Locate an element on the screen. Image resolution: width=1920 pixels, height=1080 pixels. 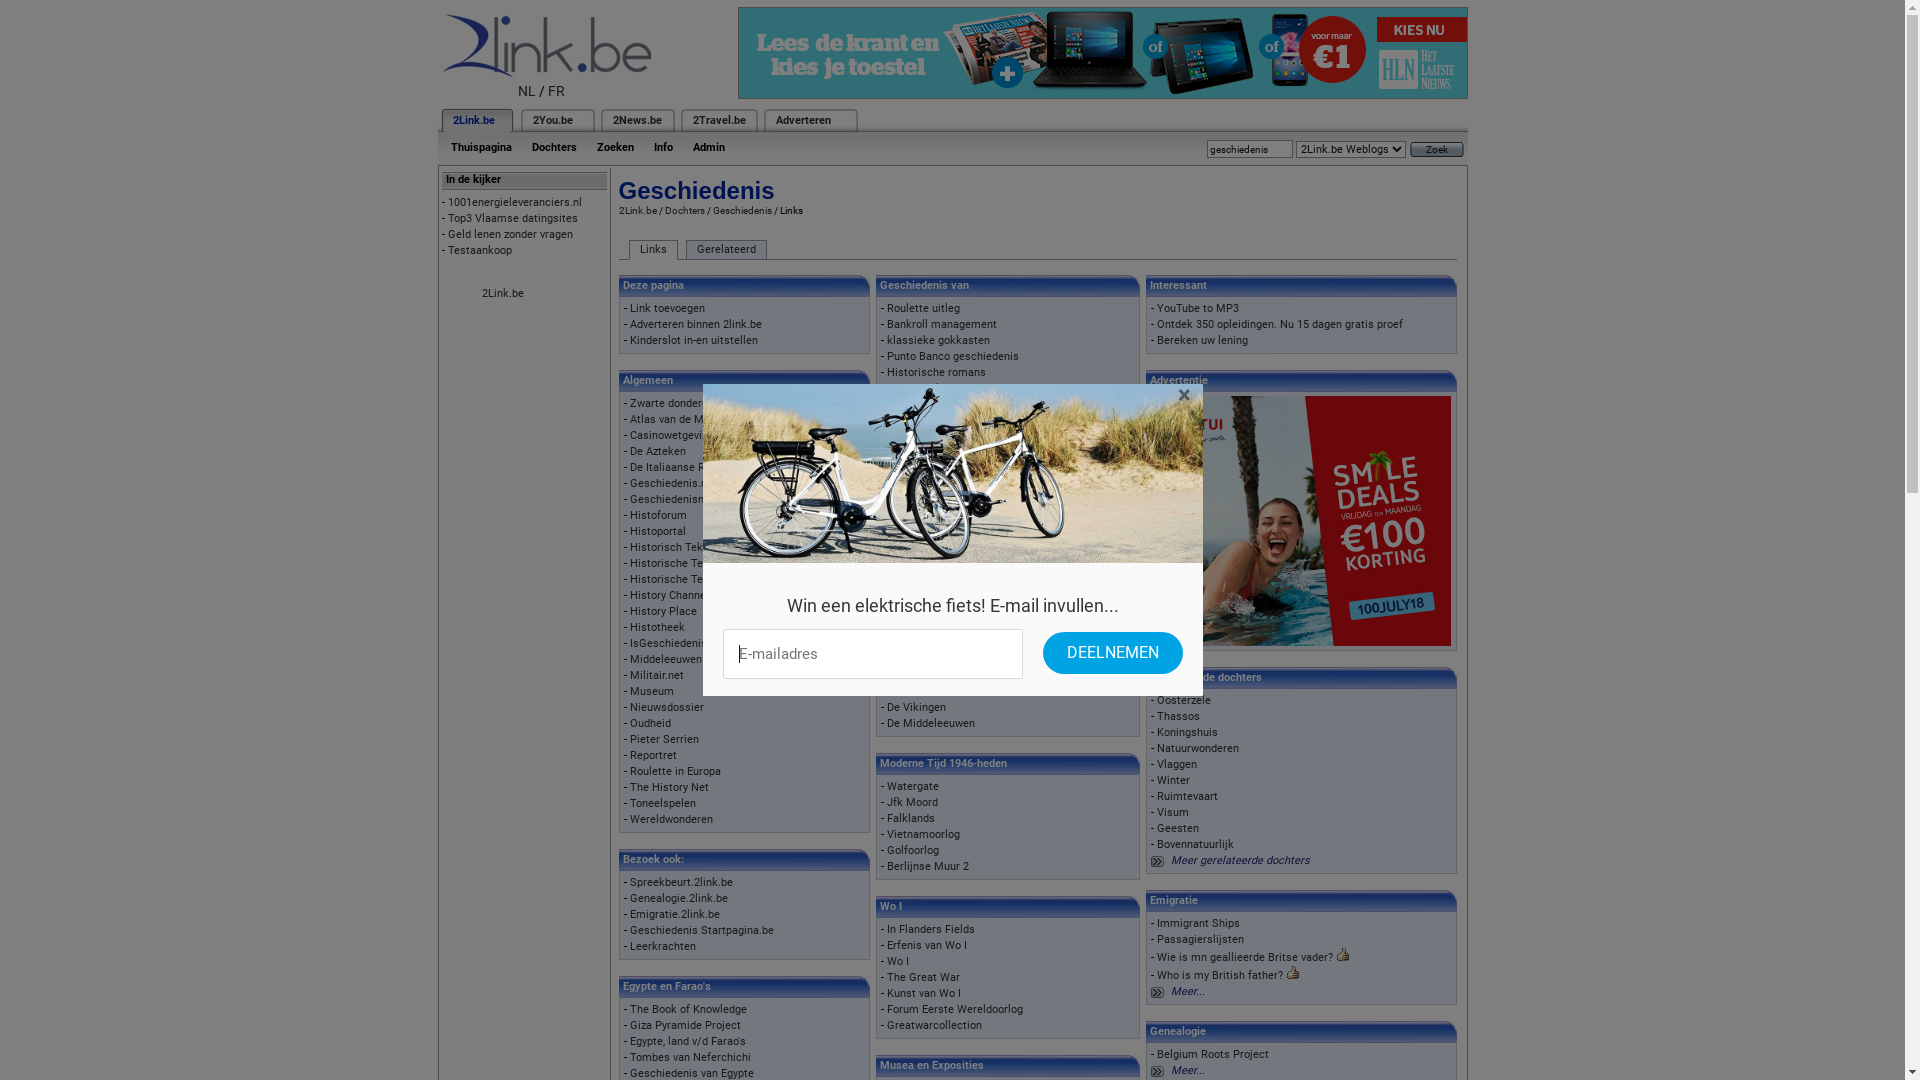
'Historische romans' is located at coordinates (886, 372).